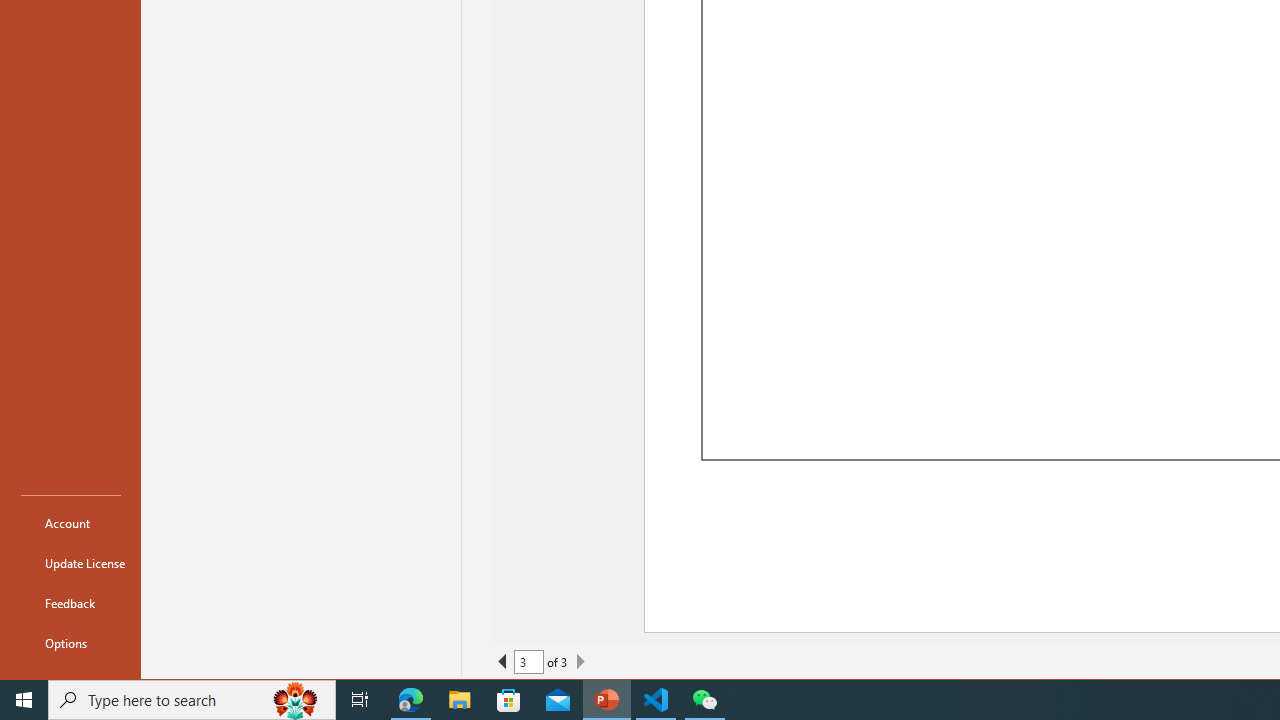  I want to click on 'Options', so click(71, 642).